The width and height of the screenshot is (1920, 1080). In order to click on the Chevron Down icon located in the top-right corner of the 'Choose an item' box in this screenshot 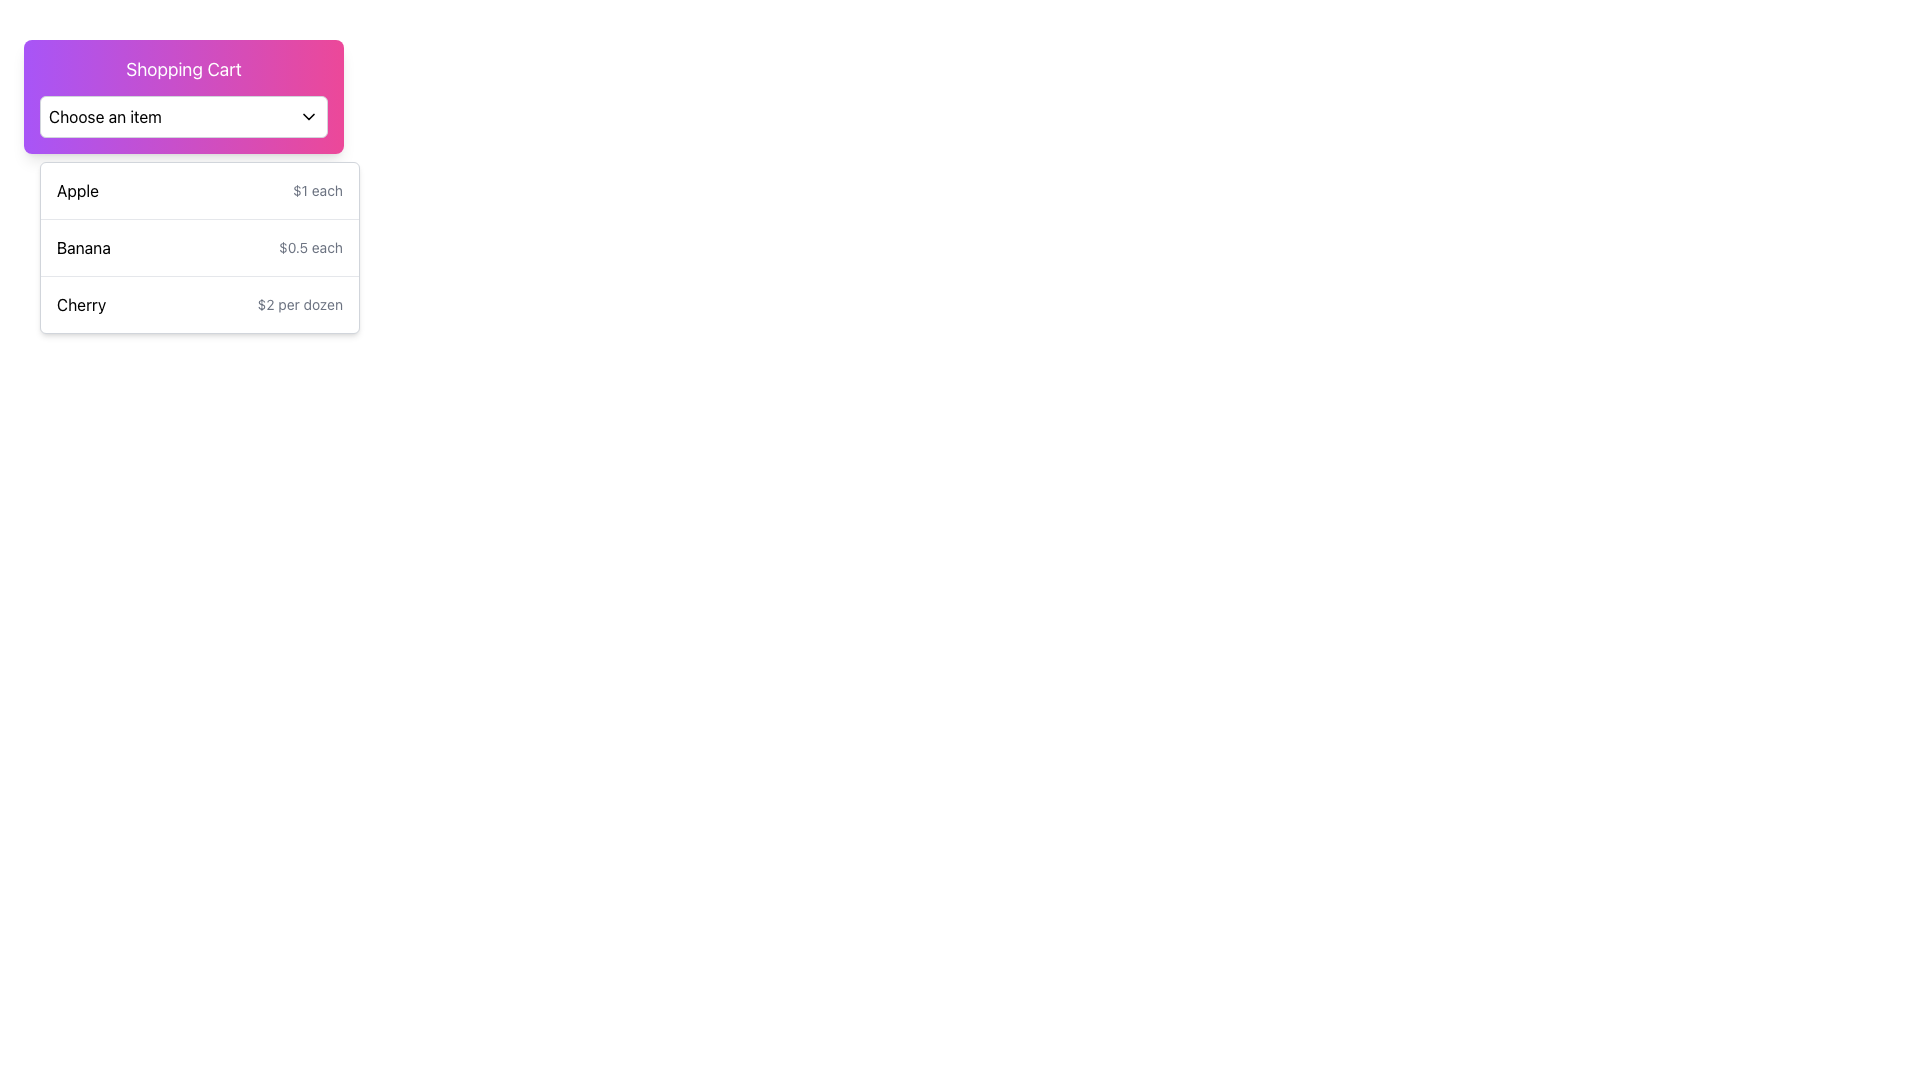, I will do `click(307, 116)`.